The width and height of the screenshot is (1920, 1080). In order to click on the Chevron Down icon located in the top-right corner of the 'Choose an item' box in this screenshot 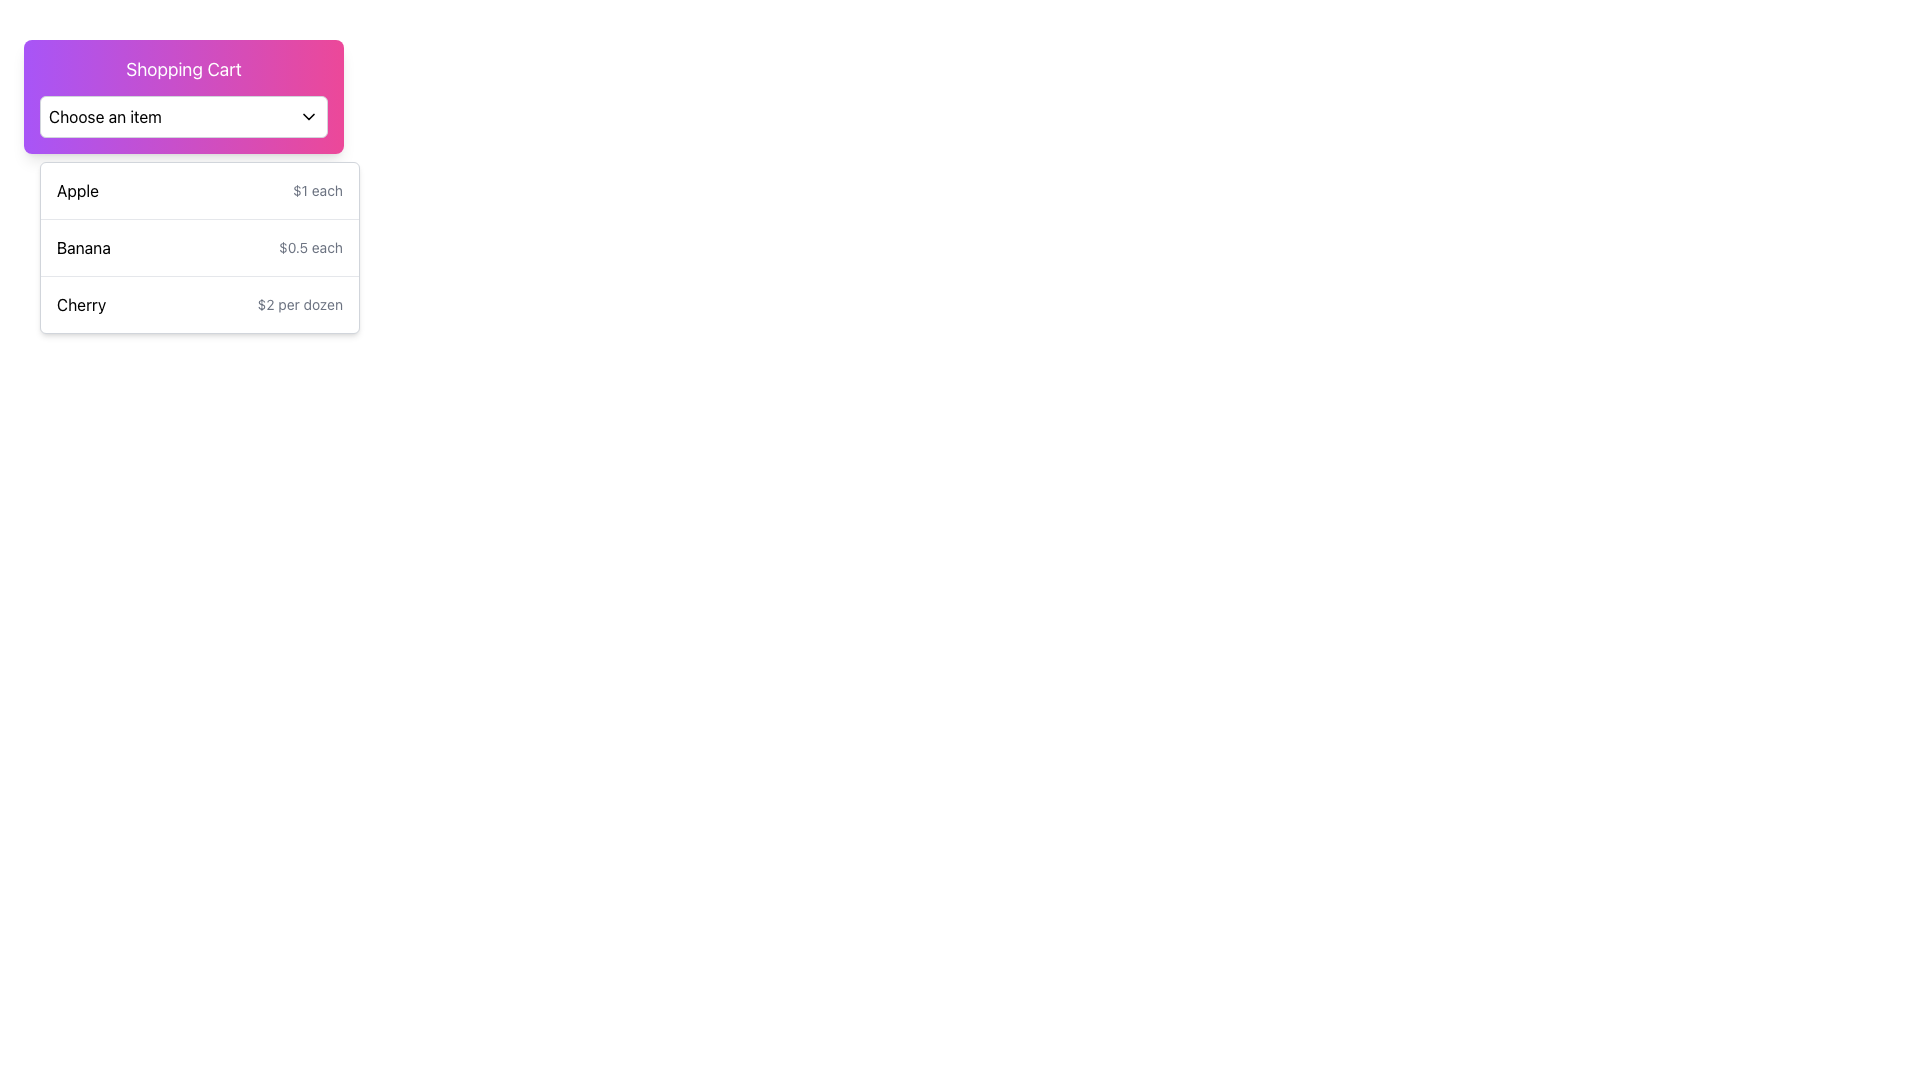, I will do `click(307, 116)`.